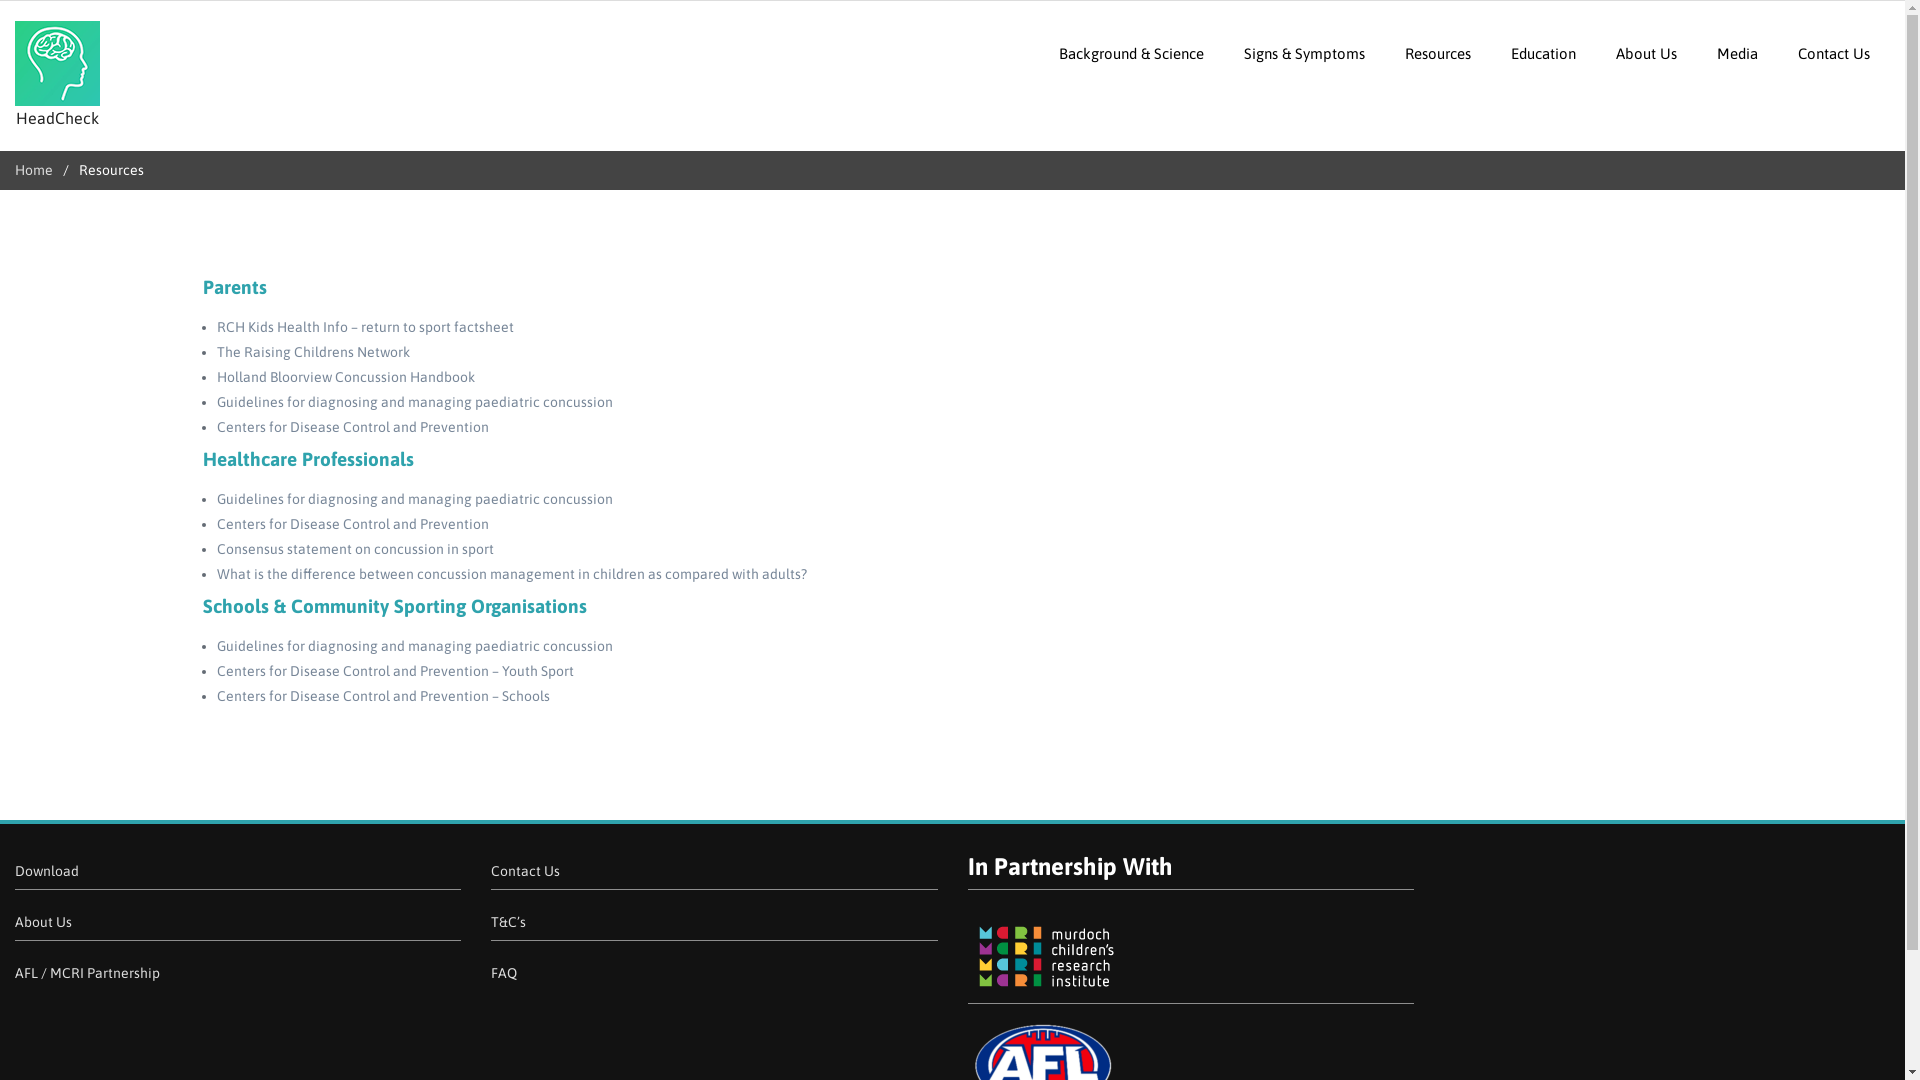 This screenshot has height=1080, width=1920. Describe the element at coordinates (354, 548) in the screenshot. I see `'Consensus statement on concussion in sport'` at that location.